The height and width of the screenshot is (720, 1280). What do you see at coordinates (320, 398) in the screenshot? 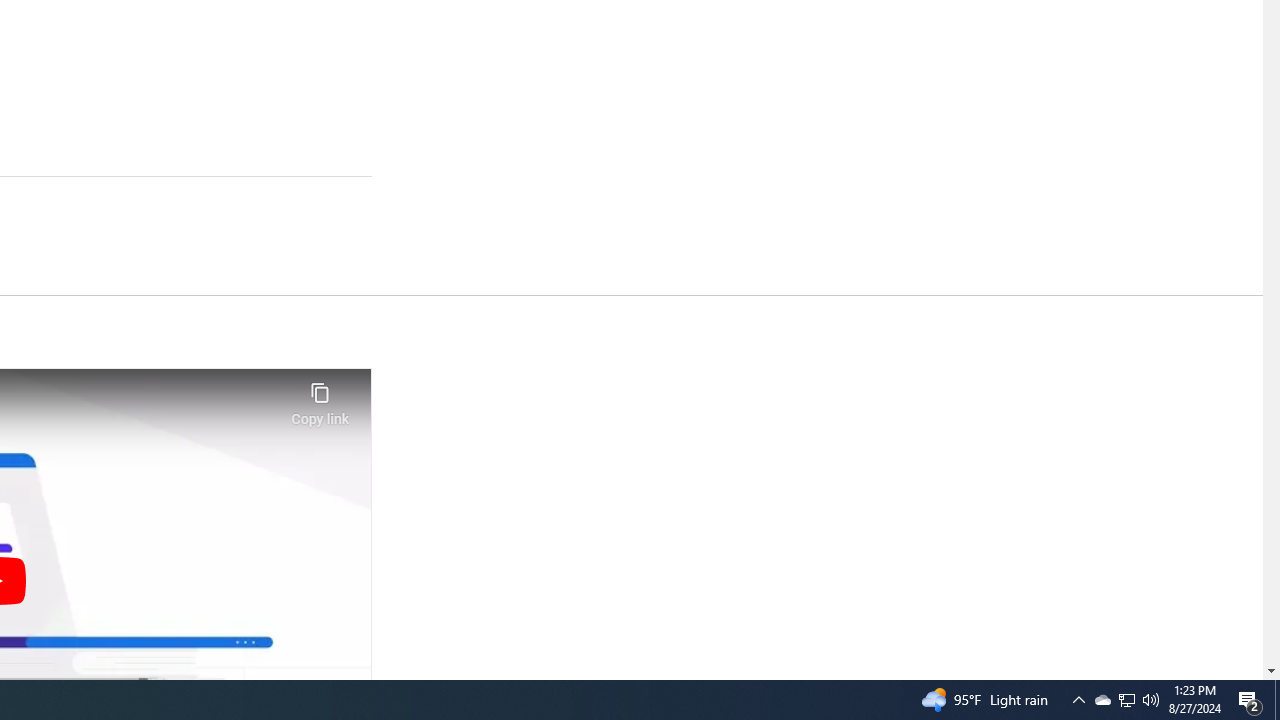
I see `'Copy link'` at bounding box center [320, 398].